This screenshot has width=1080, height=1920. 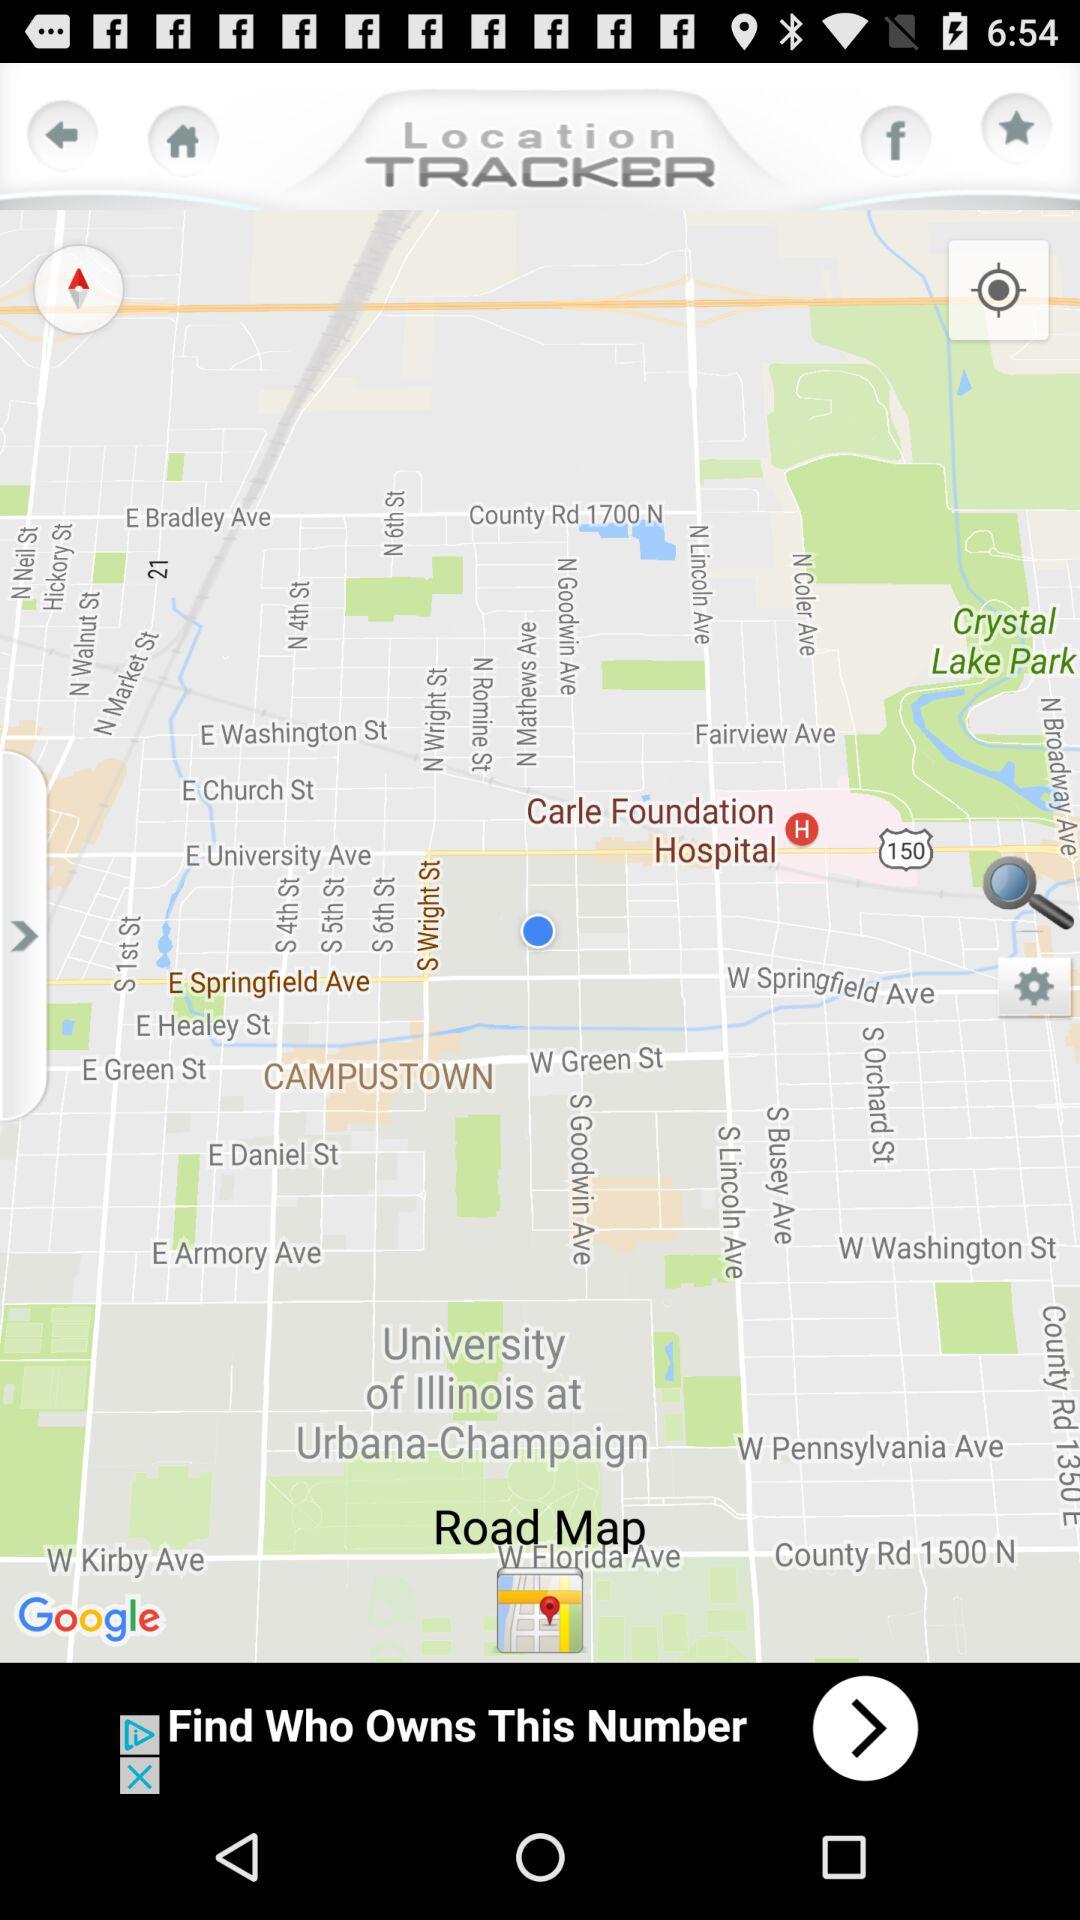 What do you see at coordinates (30, 935) in the screenshot?
I see `side arrow button` at bounding box center [30, 935].